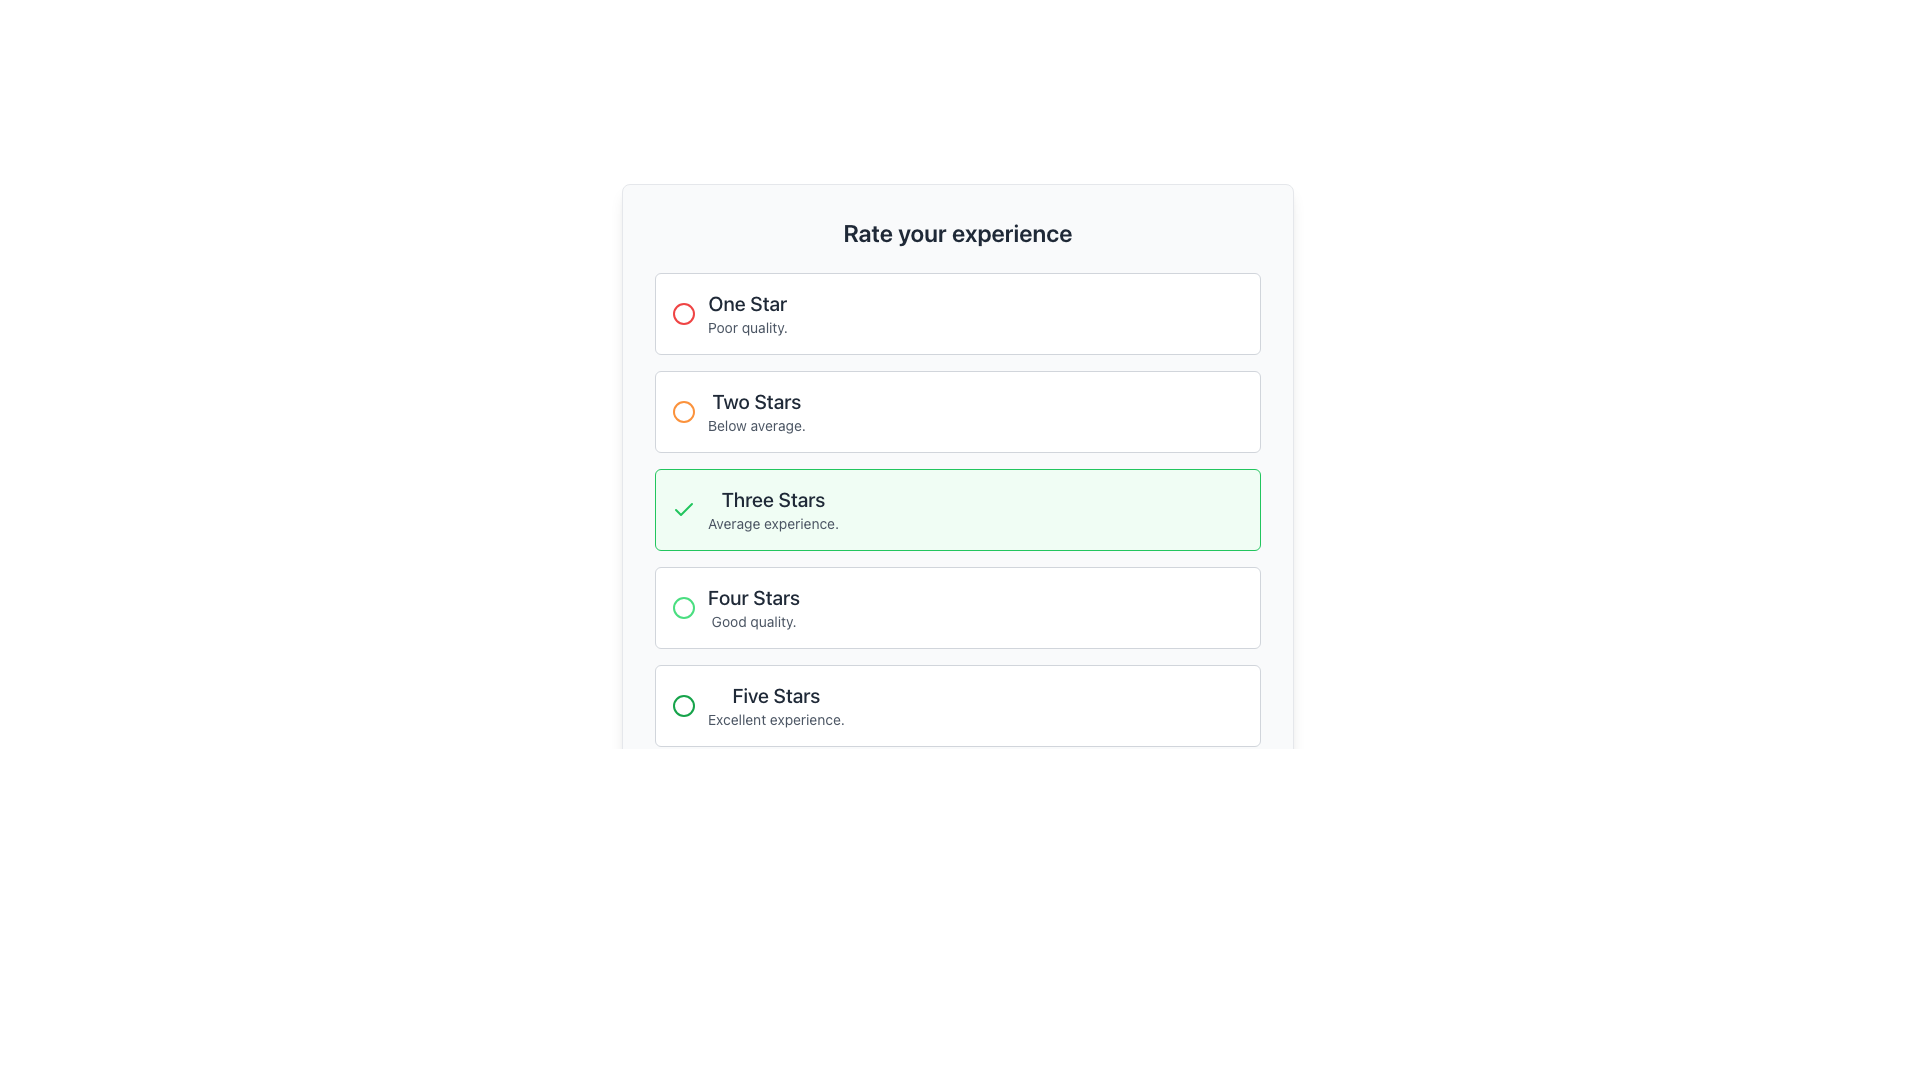 This screenshot has height=1080, width=1920. Describe the element at coordinates (684, 704) in the screenshot. I see `the green circular status icon that indicates a rating option next to the text 'Five Stars Excellent experience.'` at that location.